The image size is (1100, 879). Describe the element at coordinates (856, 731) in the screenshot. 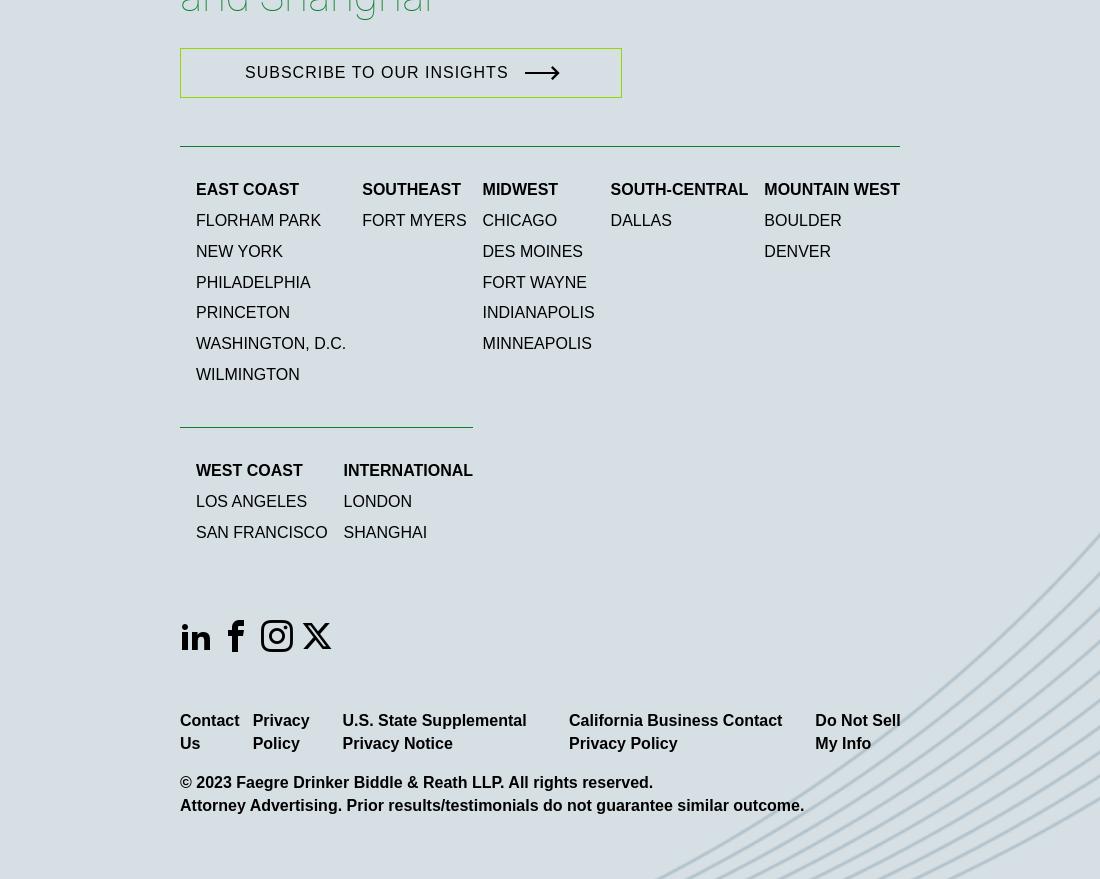

I see `'Do Not Sell My Info'` at that location.